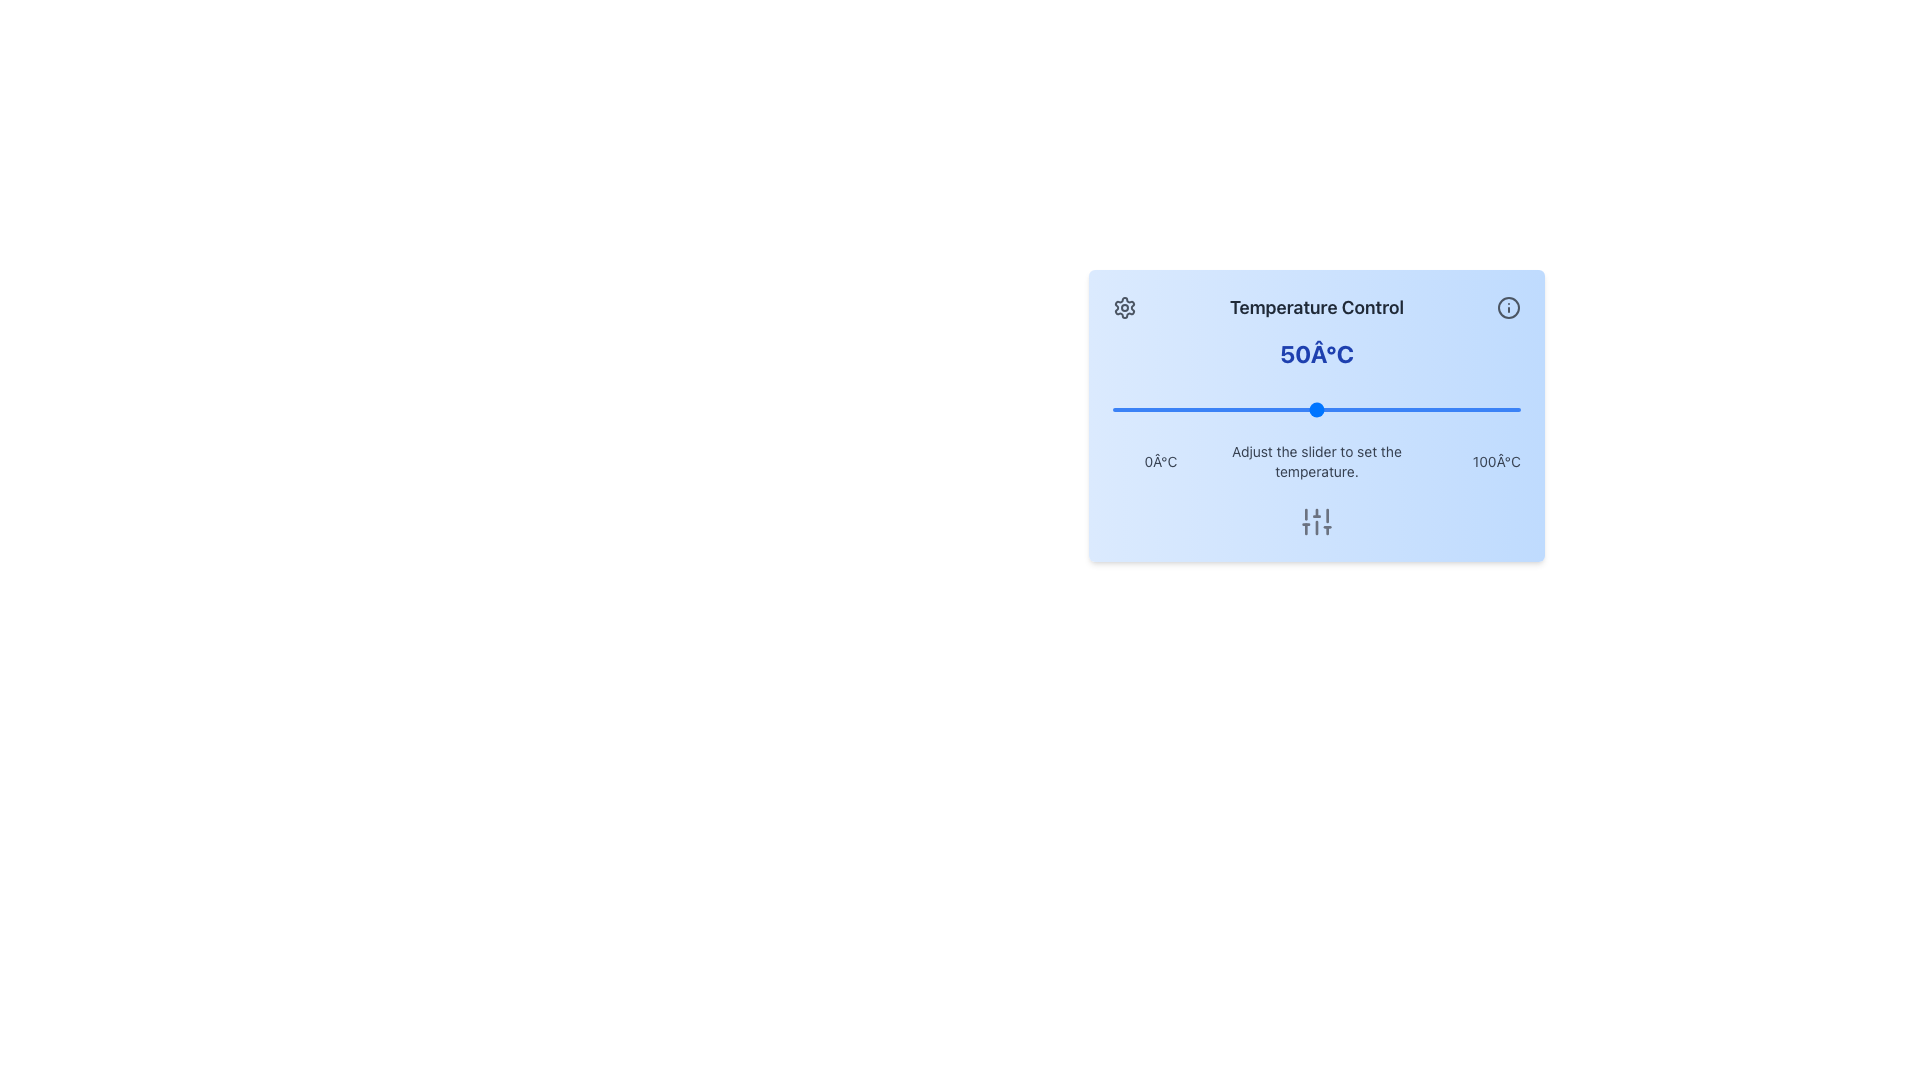  Describe the element at coordinates (1316, 308) in the screenshot. I see `'Temperature Control' text label, which is styled in bold, large dark gray font and is centrally positioned in a light blue card-like interface` at that location.